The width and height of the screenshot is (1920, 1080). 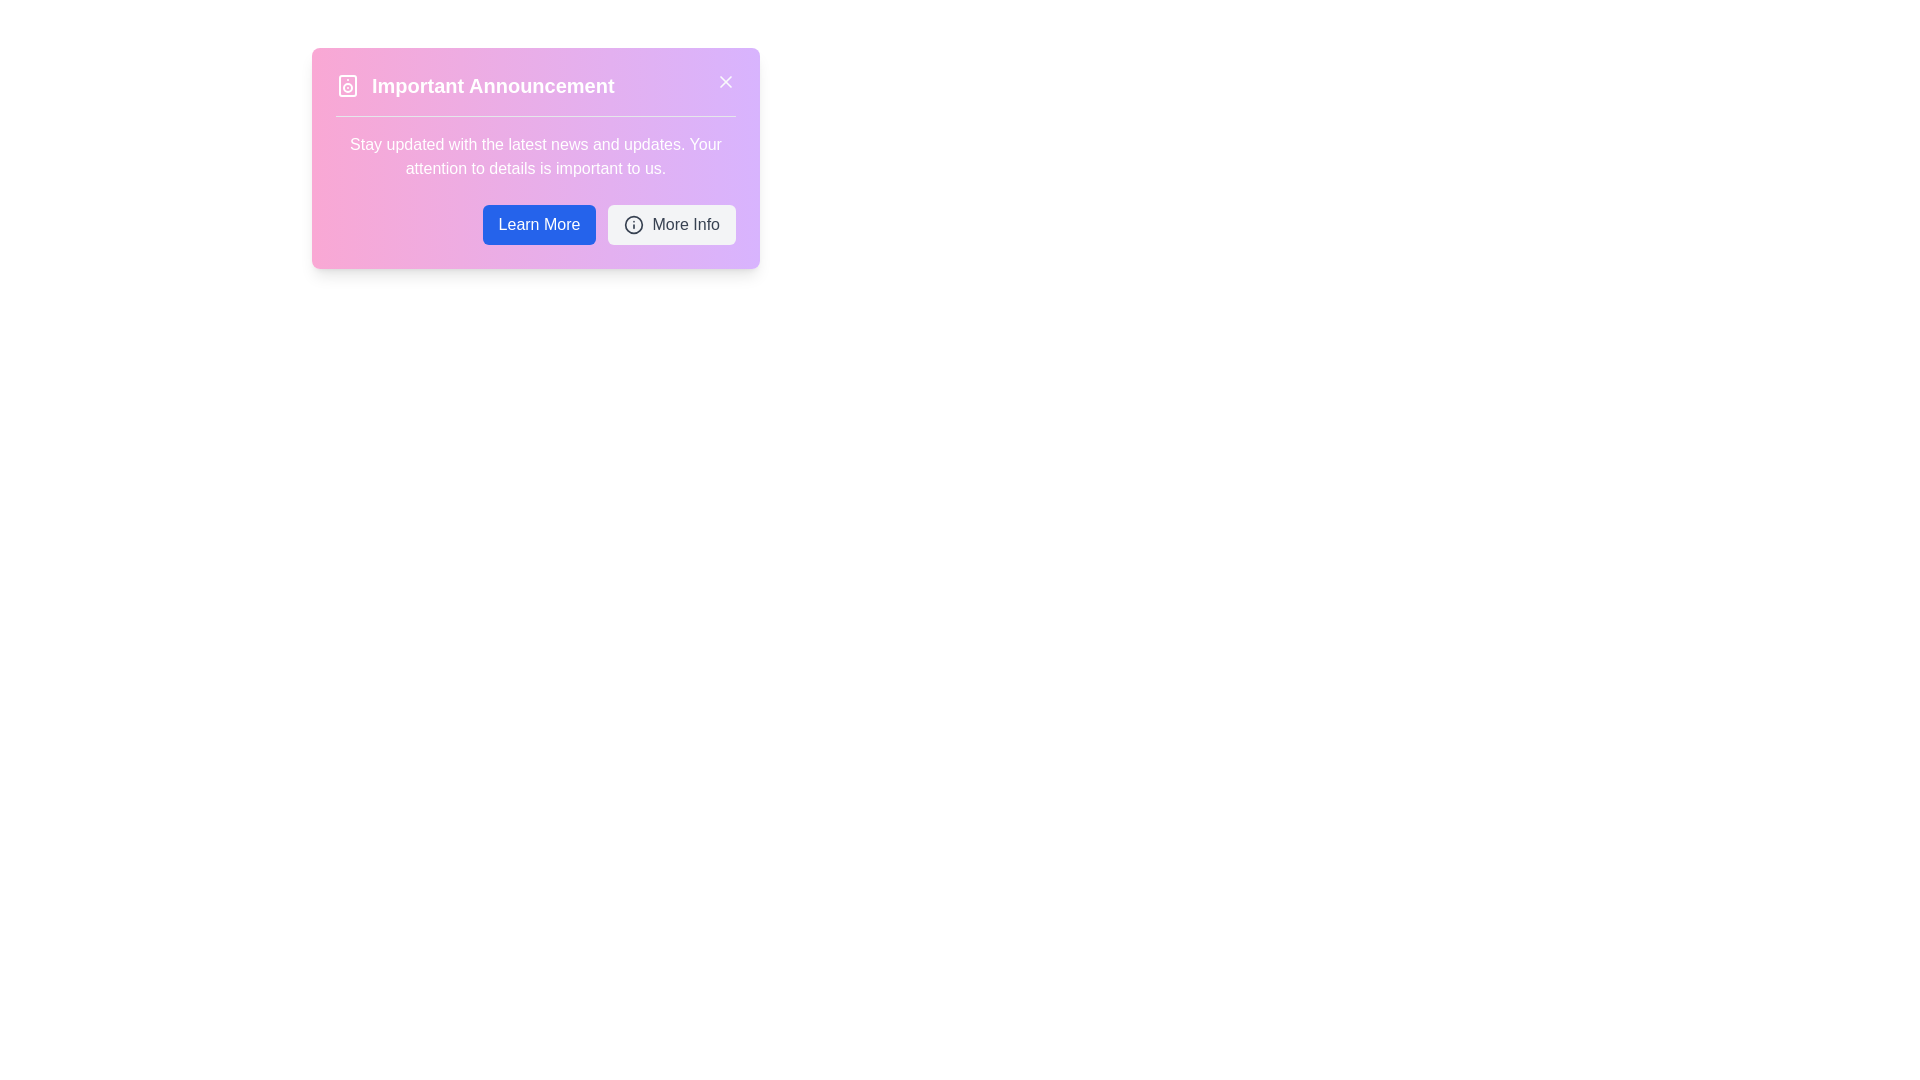 What do you see at coordinates (536, 94) in the screenshot?
I see `the Header element that has an icon and a close button` at bounding box center [536, 94].